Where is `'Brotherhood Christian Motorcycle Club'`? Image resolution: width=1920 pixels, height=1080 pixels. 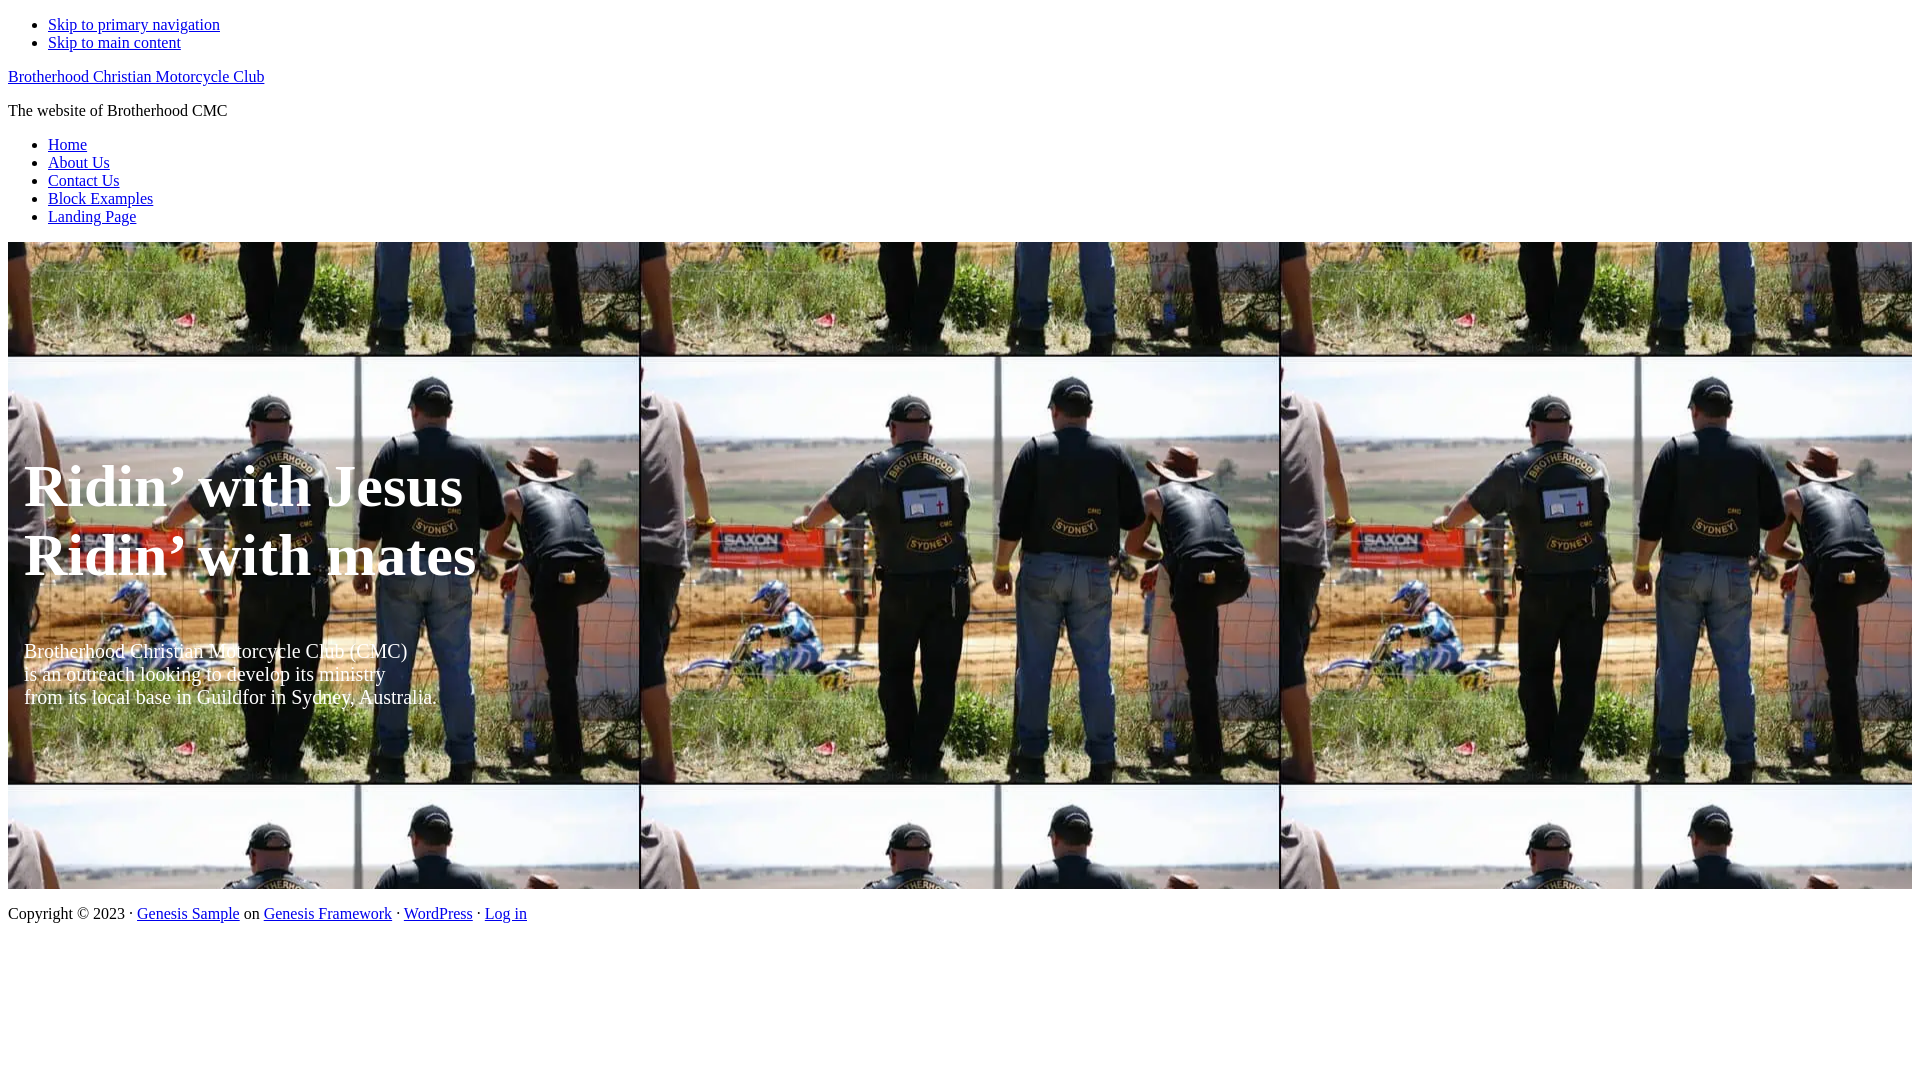 'Brotherhood Christian Motorcycle Club' is located at coordinates (134, 75).